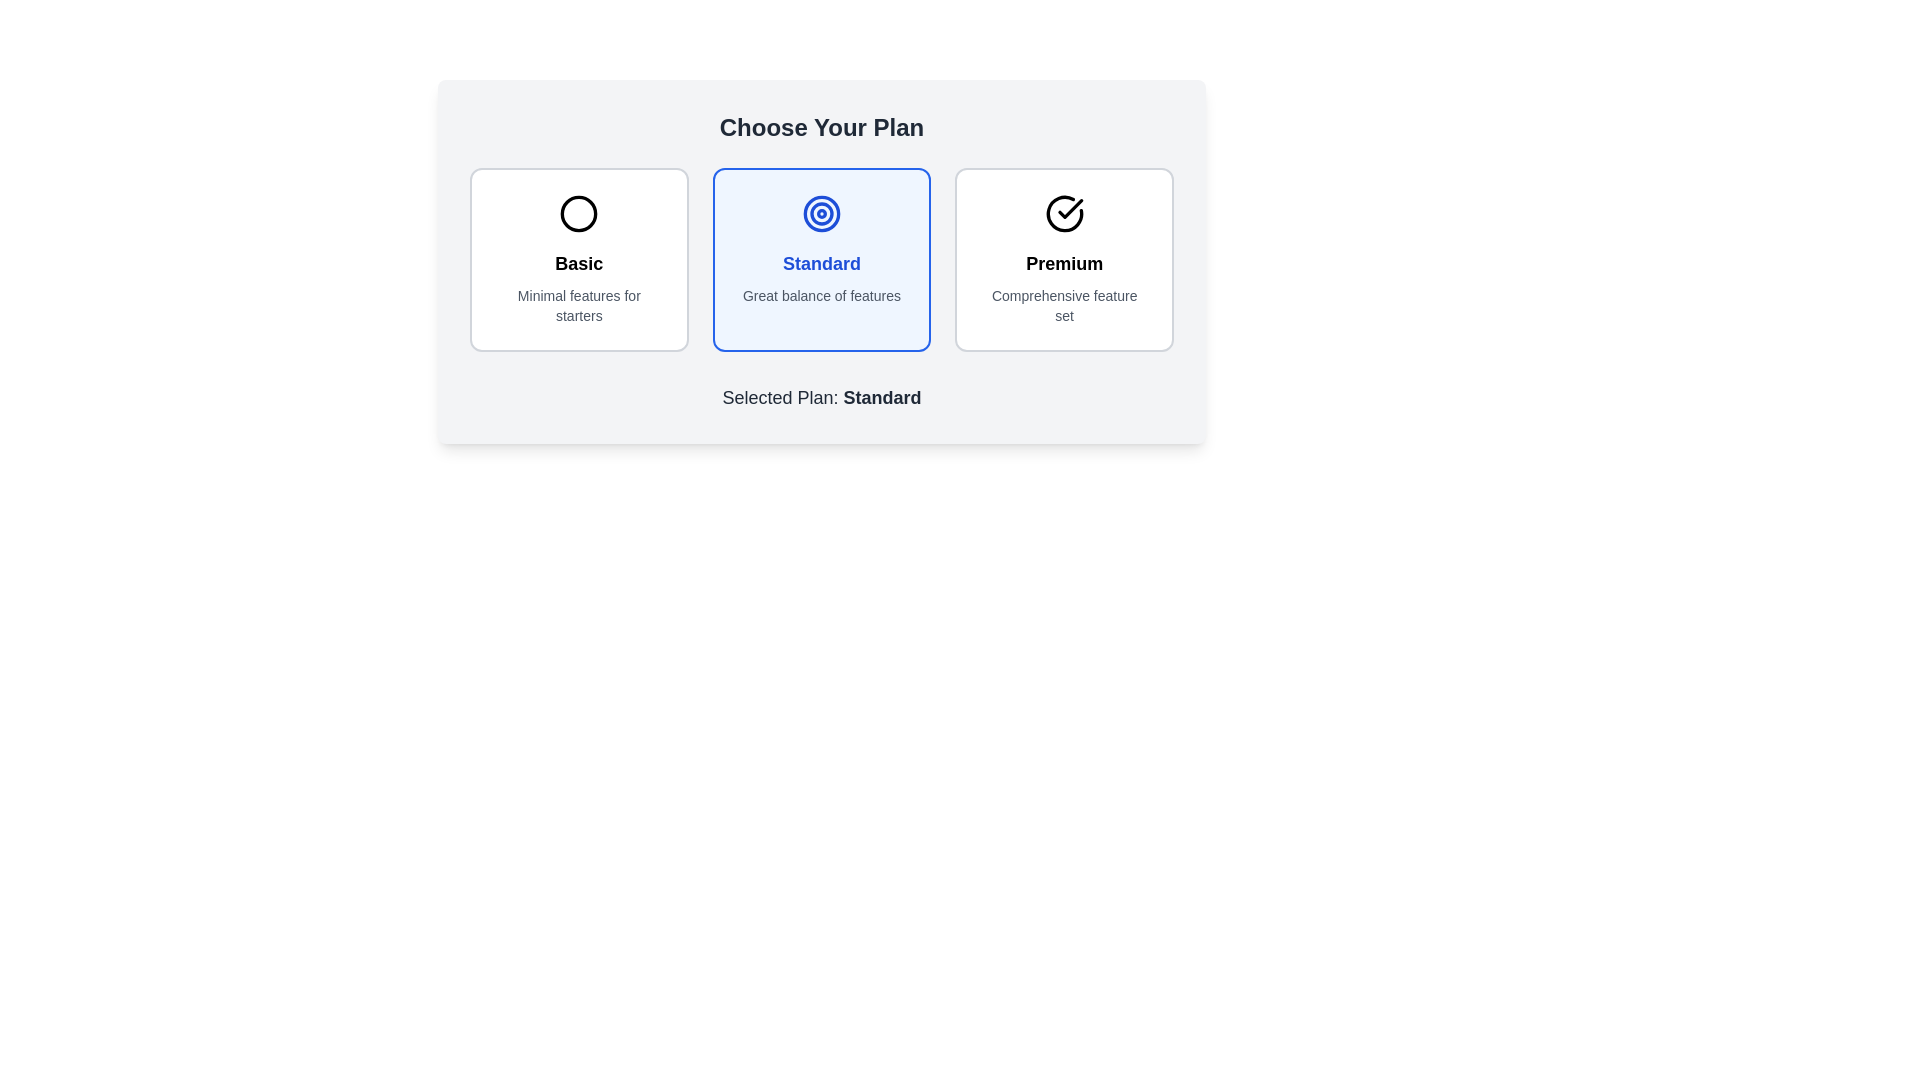 The height and width of the screenshot is (1080, 1920). What do you see at coordinates (821, 261) in the screenshot?
I see `the highlighted 'Standard' plan option in the 'Choose Your Plan' selection area` at bounding box center [821, 261].